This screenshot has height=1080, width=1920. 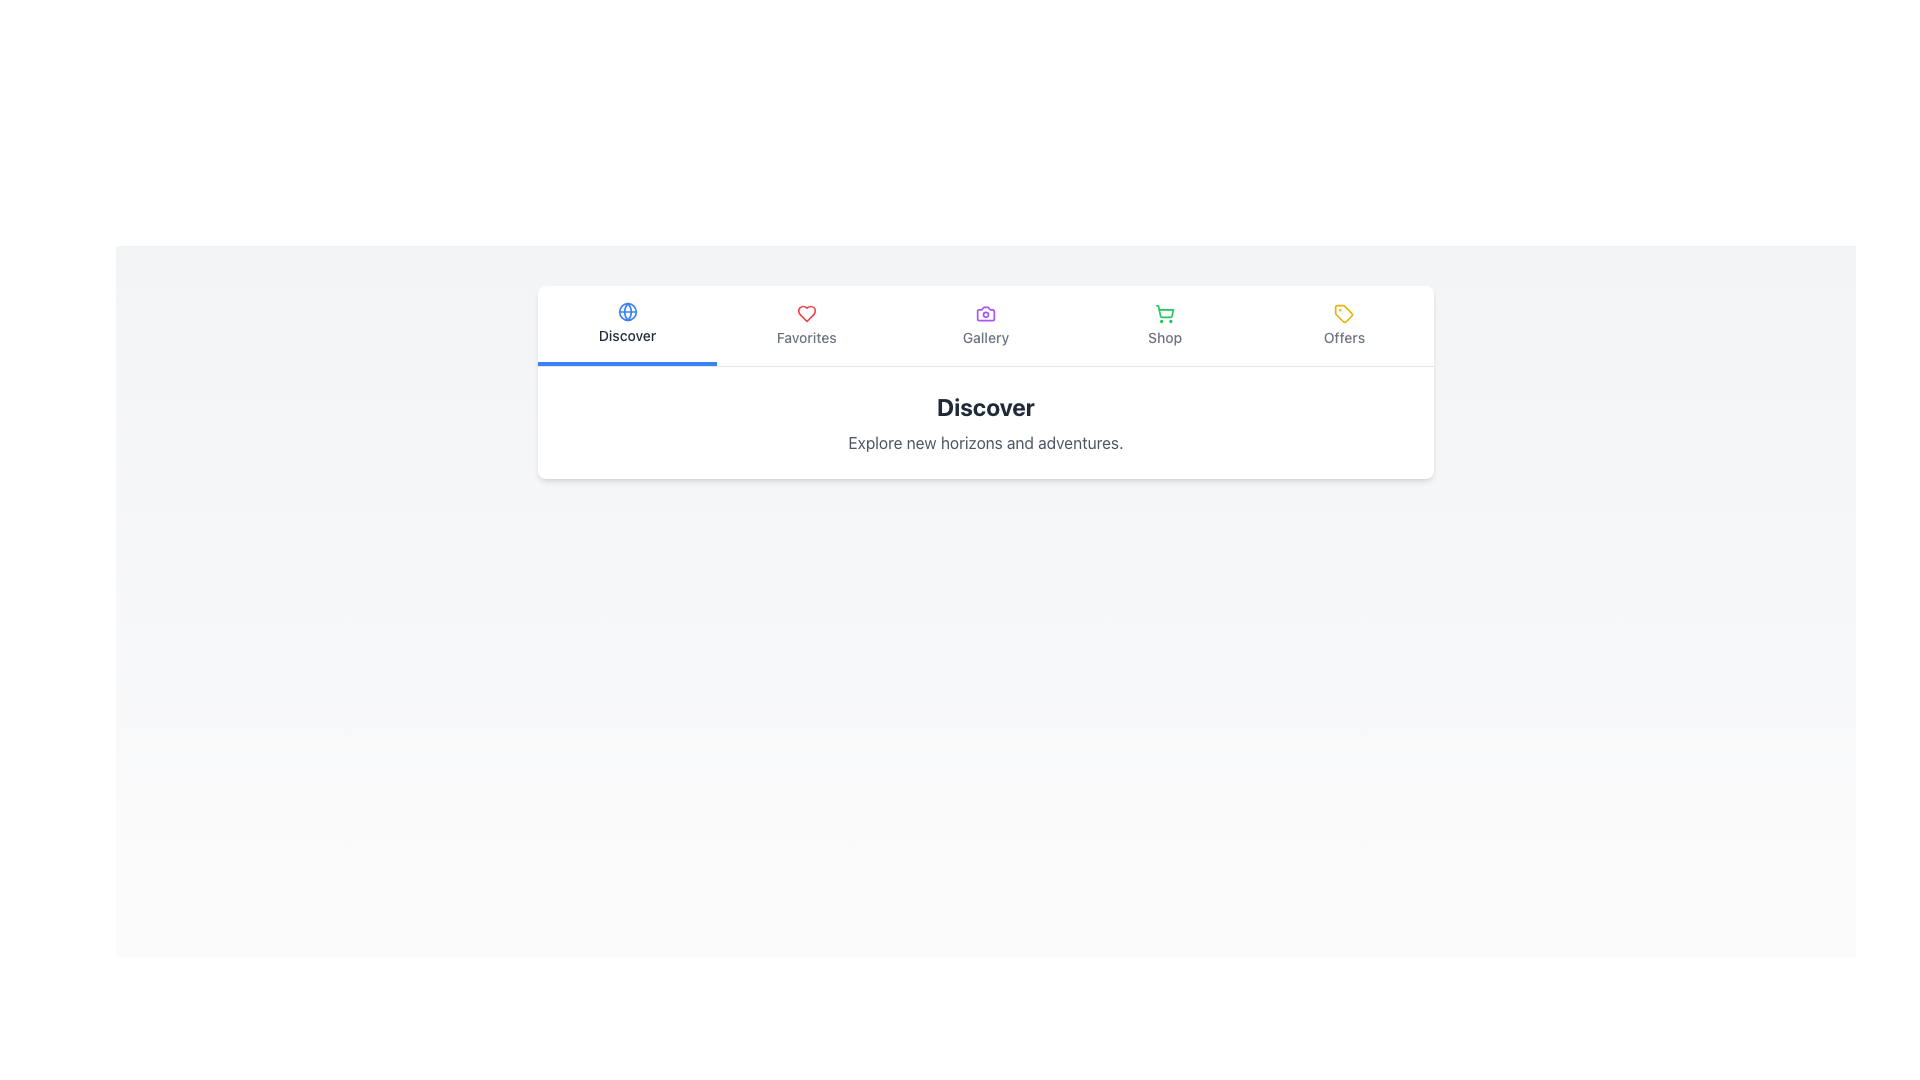 What do you see at coordinates (626, 334) in the screenshot?
I see `the text label displaying 'Discover'` at bounding box center [626, 334].